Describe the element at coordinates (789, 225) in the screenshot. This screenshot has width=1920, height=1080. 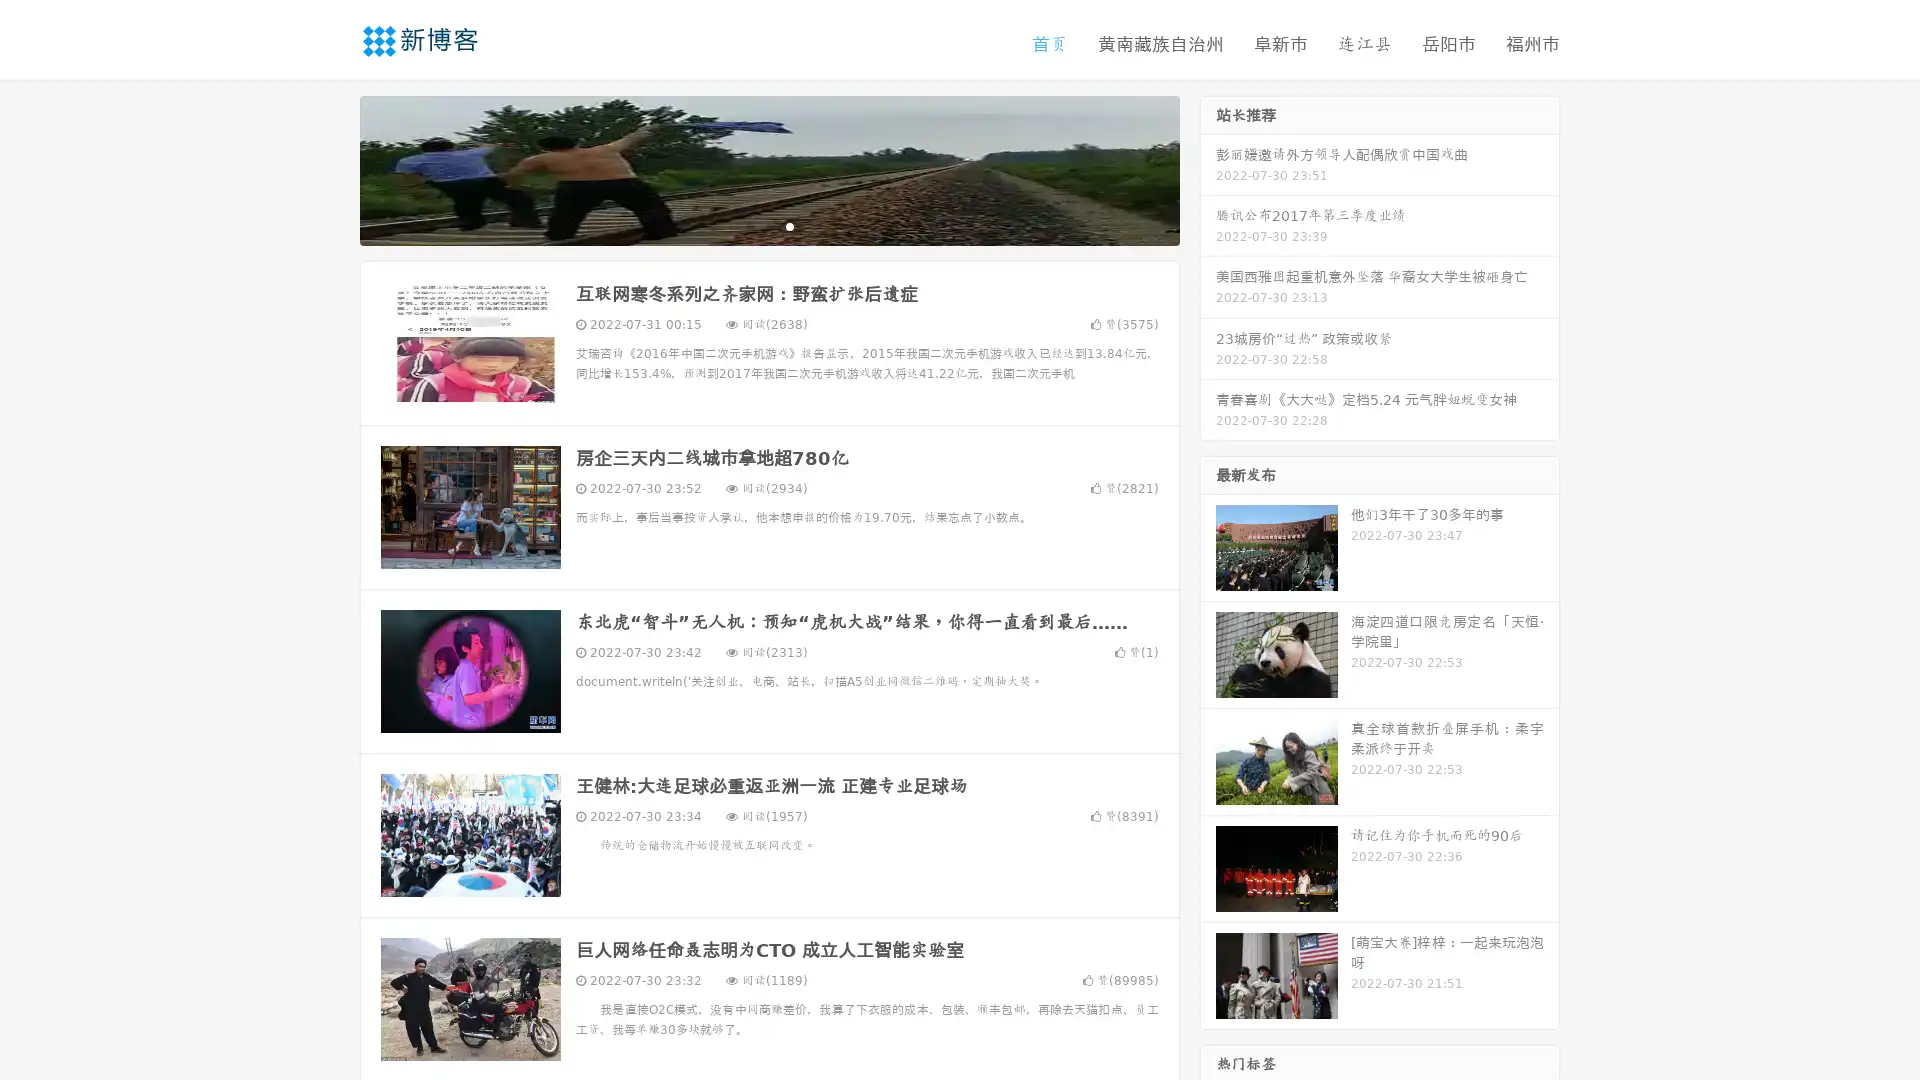
I see `Go to slide 3` at that location.